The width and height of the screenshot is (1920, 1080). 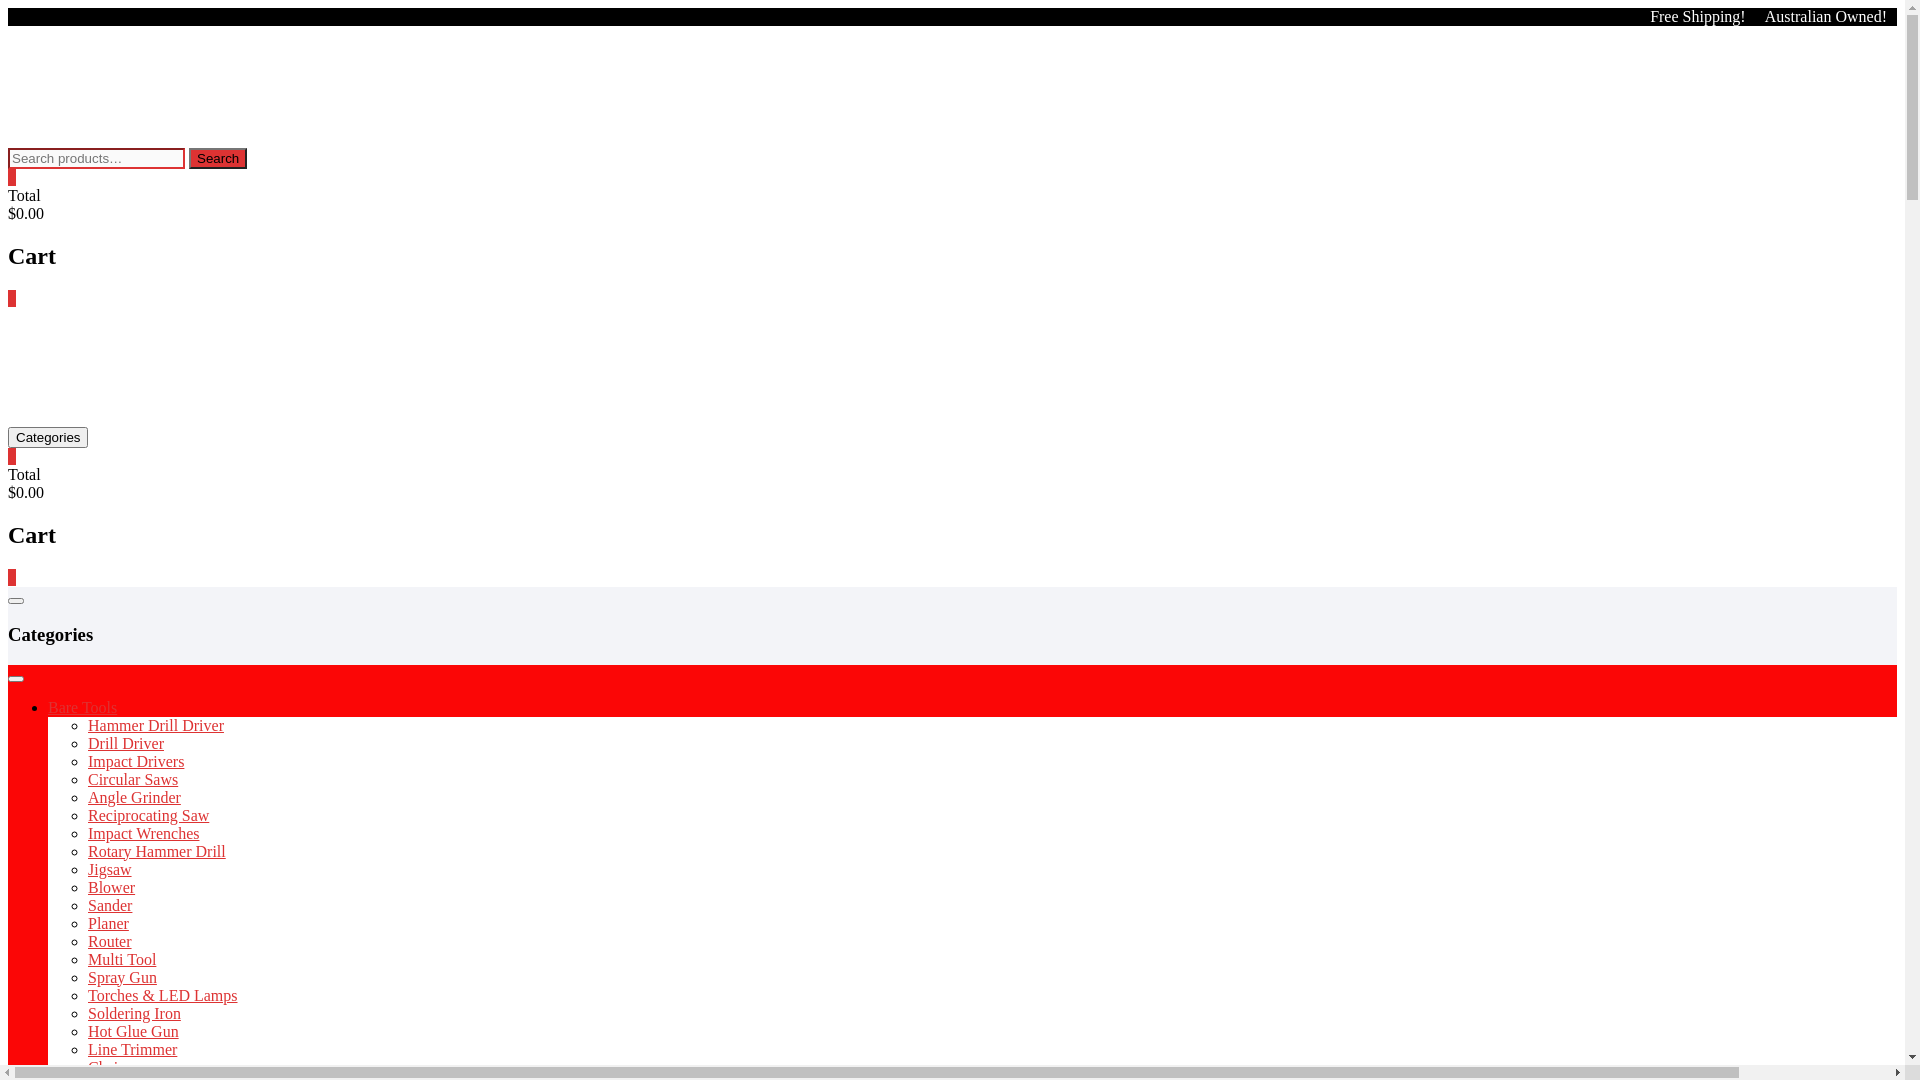 I want to click on 'Blower', so click(x=110, y=886).